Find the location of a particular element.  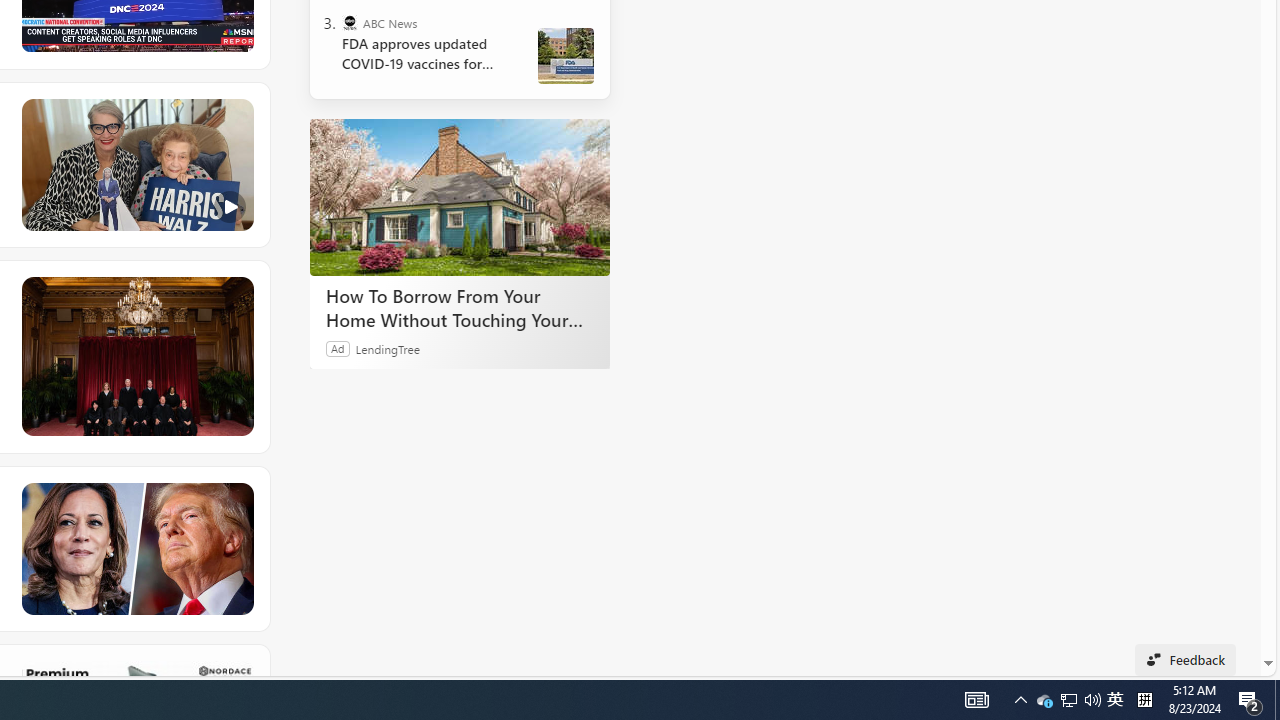

'LendingTree' is located at coordinates (387, 347).